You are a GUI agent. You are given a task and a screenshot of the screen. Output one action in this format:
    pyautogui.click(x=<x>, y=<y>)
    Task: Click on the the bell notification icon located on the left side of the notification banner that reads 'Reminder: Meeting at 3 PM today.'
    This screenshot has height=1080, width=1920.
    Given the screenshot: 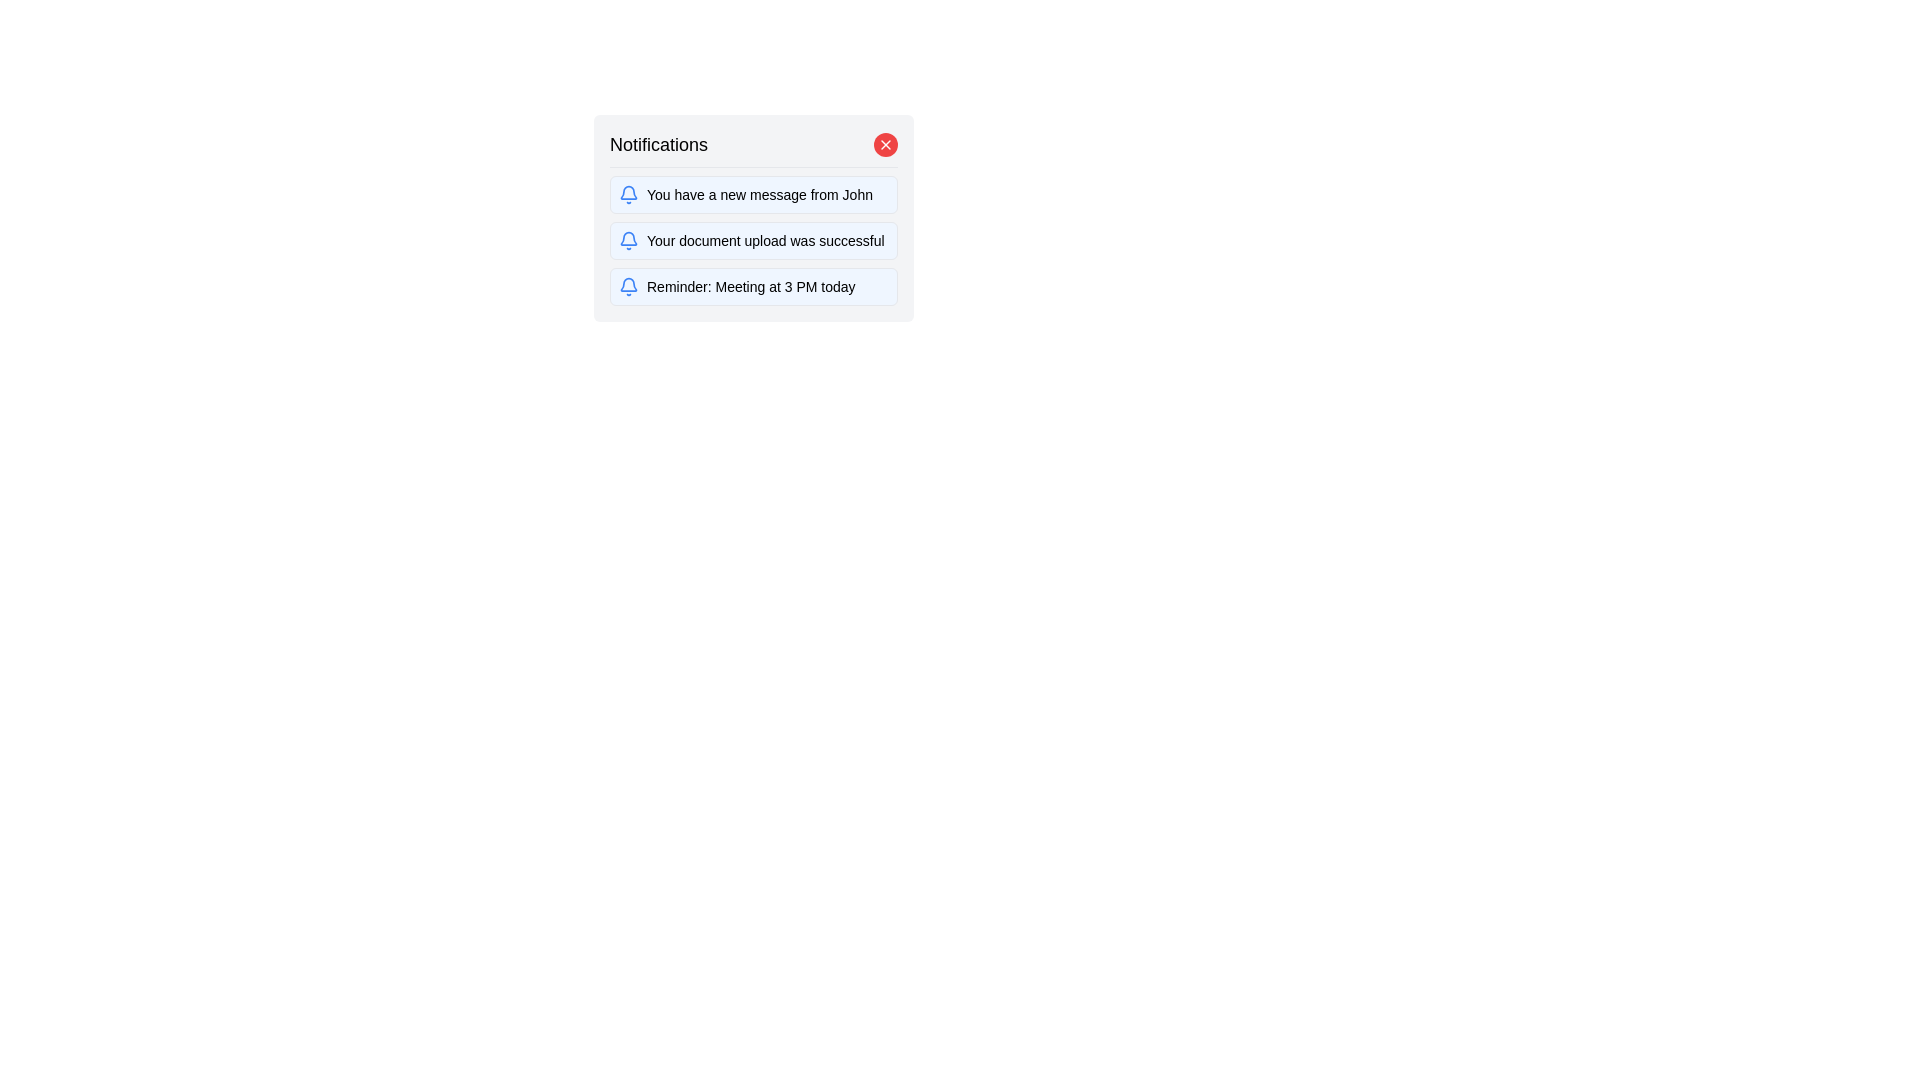 What is the action you would take?
    pyautogui.click(x=627, y=286)
    